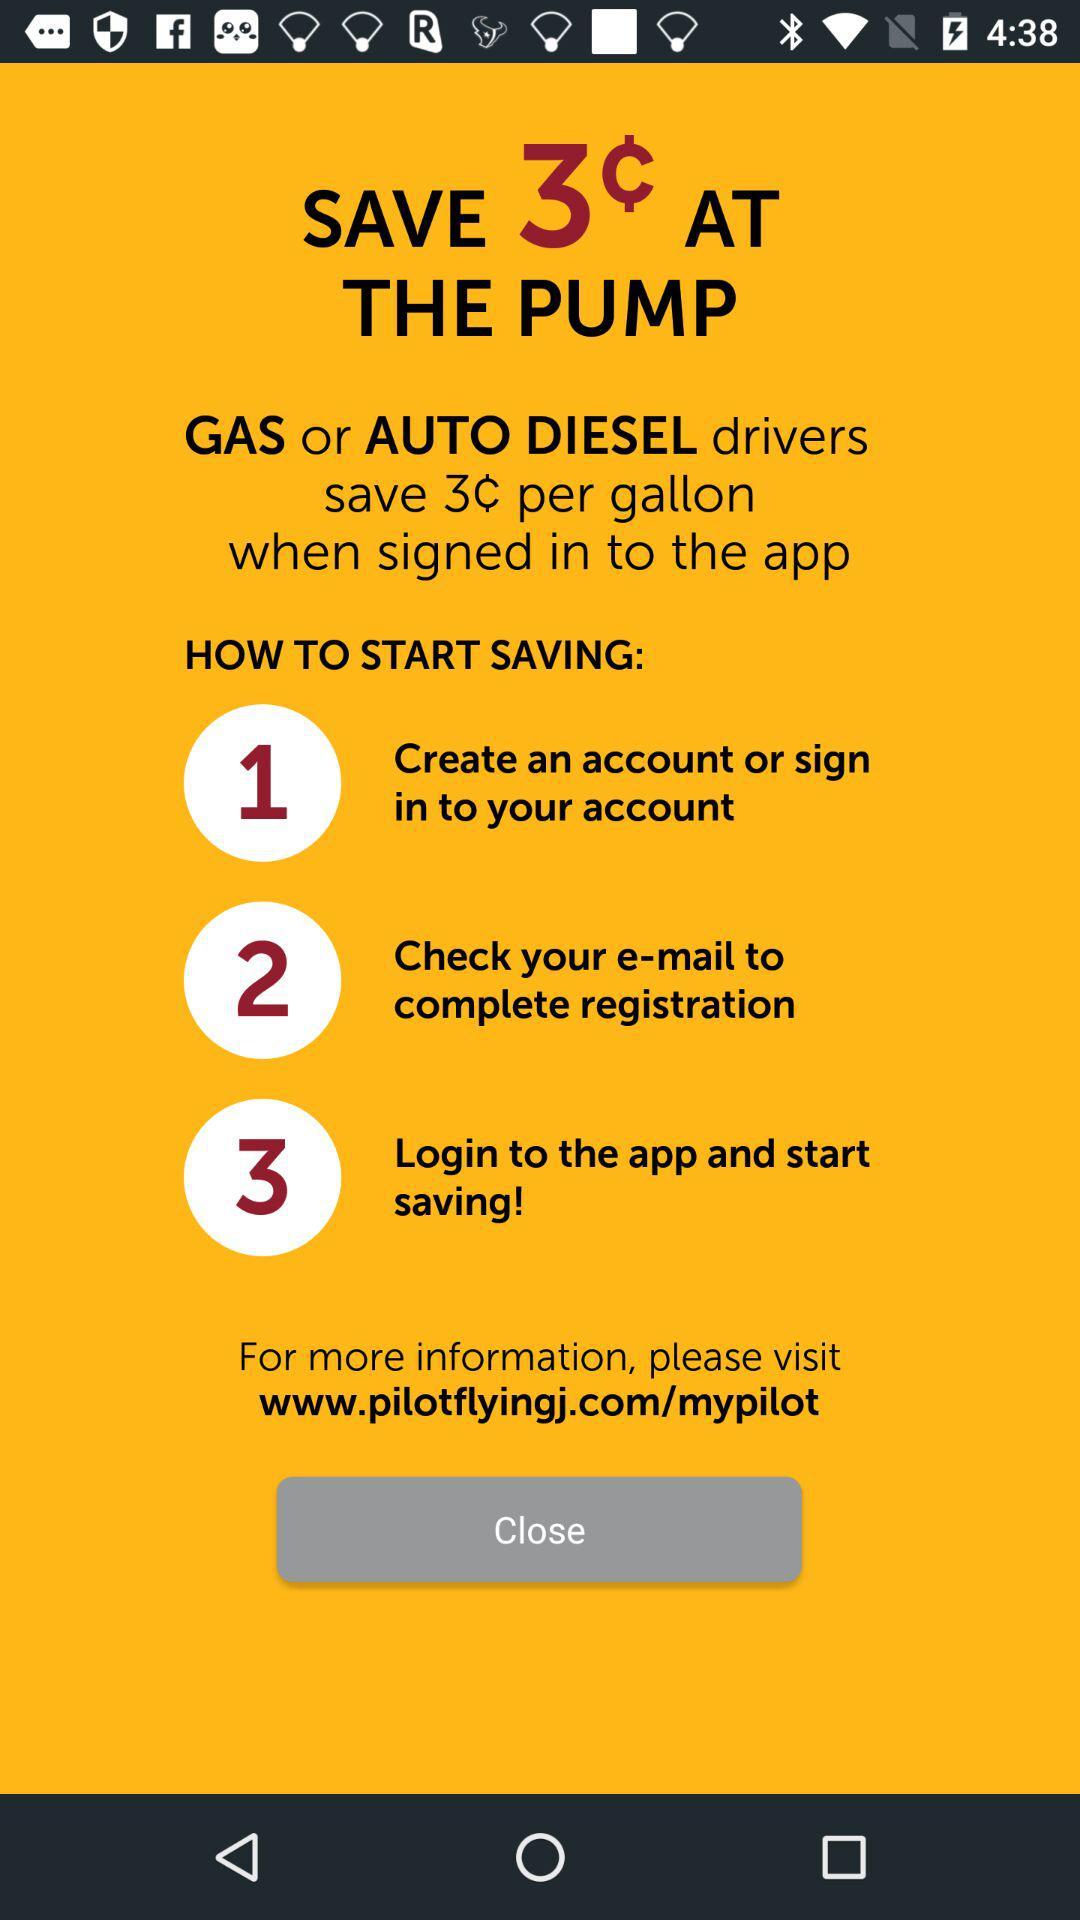 Image resolution: width=1080 pixels, height=1920 pixels. I want to click on the item above already have an icon, so click(540, 1622).